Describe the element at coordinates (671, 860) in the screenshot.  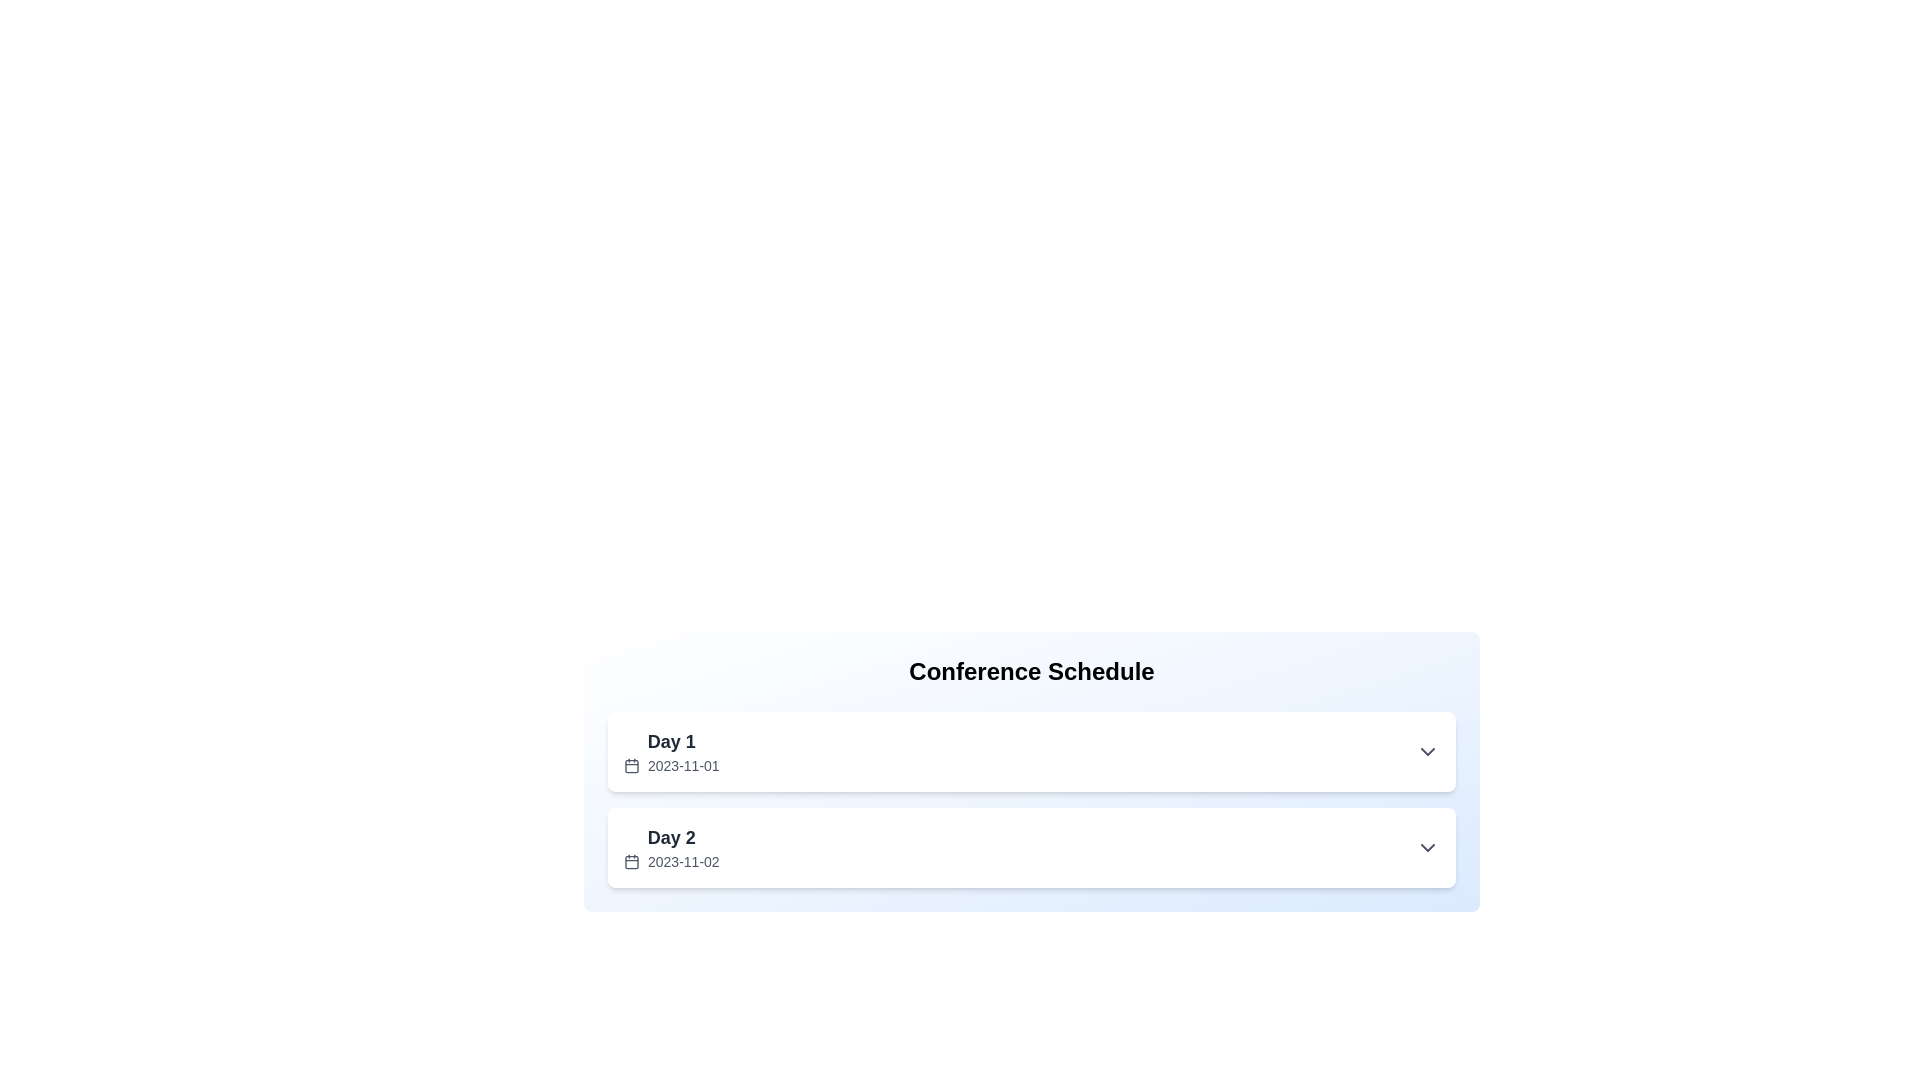
I see `the Text with Icon element displaying the date '2023-11-02', which is prefixed by a small calendar icon and is located beneath the 'Day 2' heading` at that location.